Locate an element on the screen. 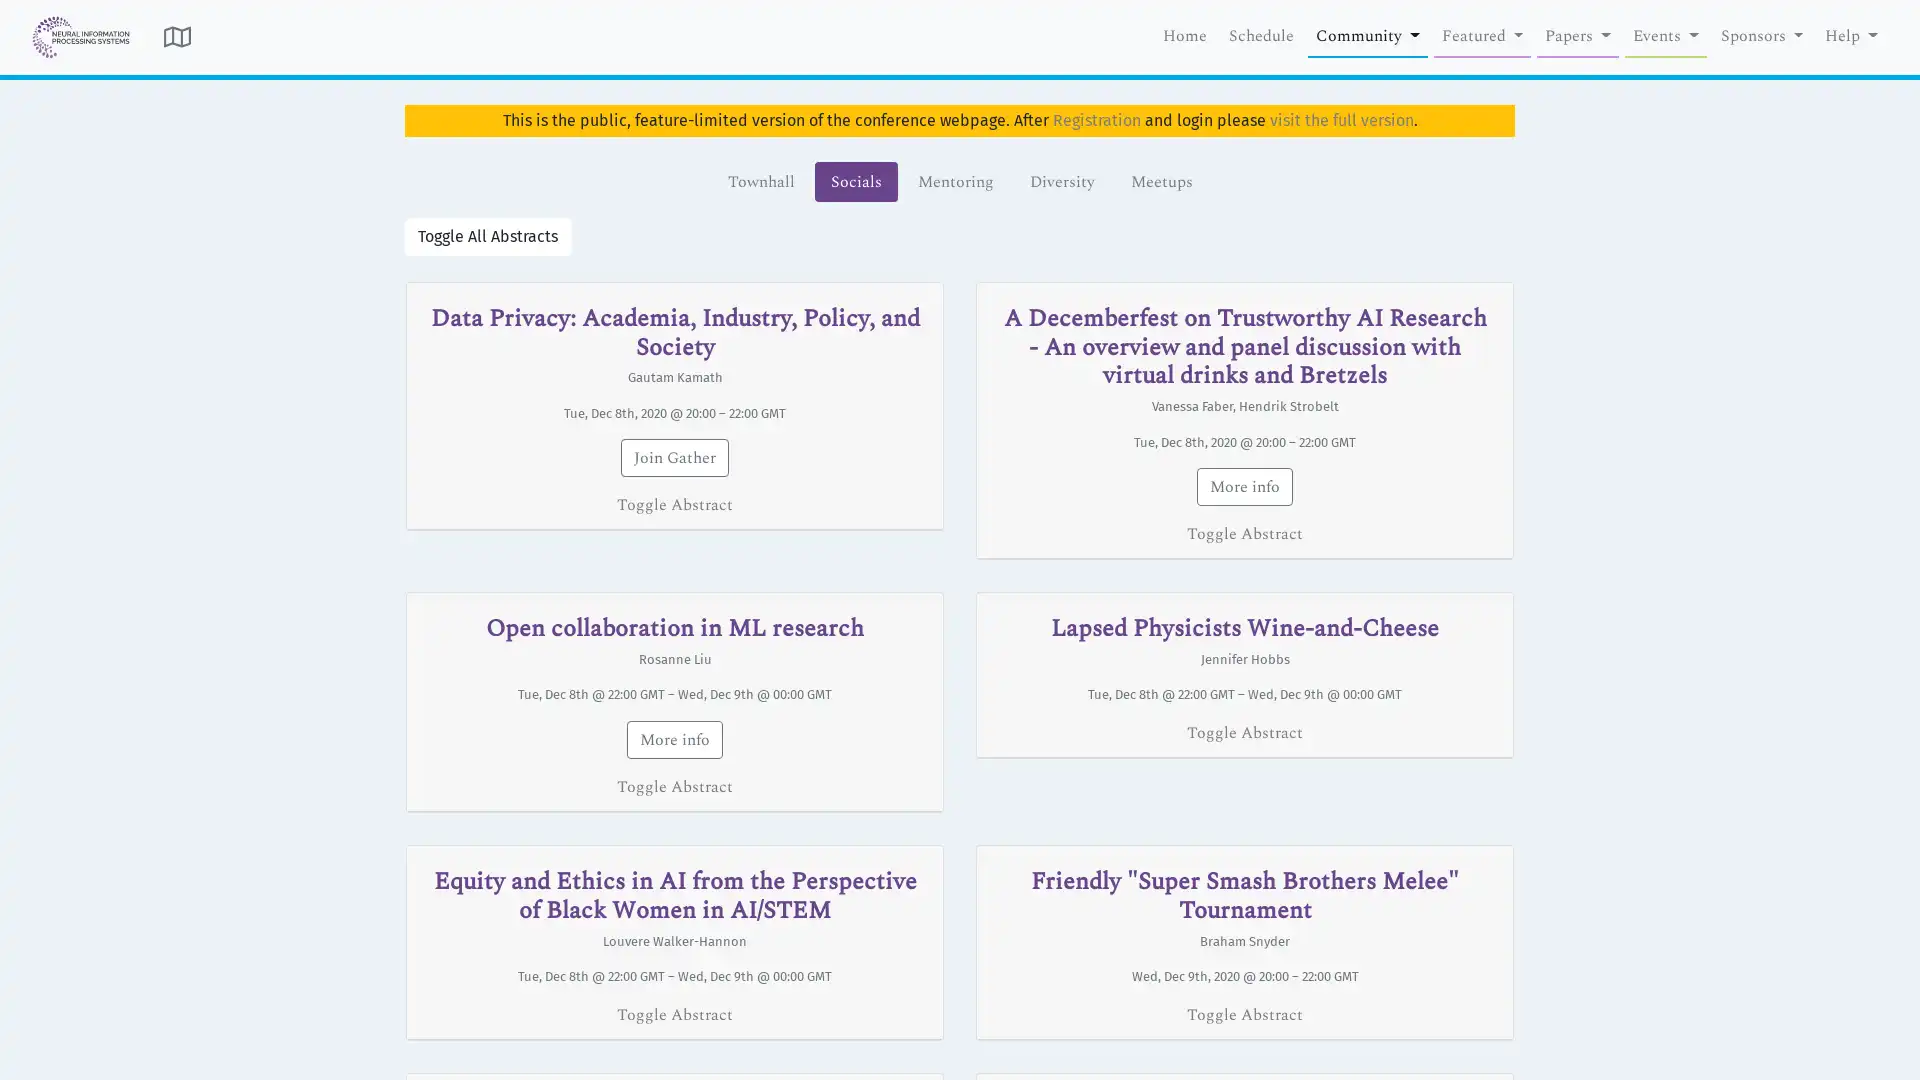 The image size is (1920, 1080). Toggle Abstract is located at coordinates (1243, 732).